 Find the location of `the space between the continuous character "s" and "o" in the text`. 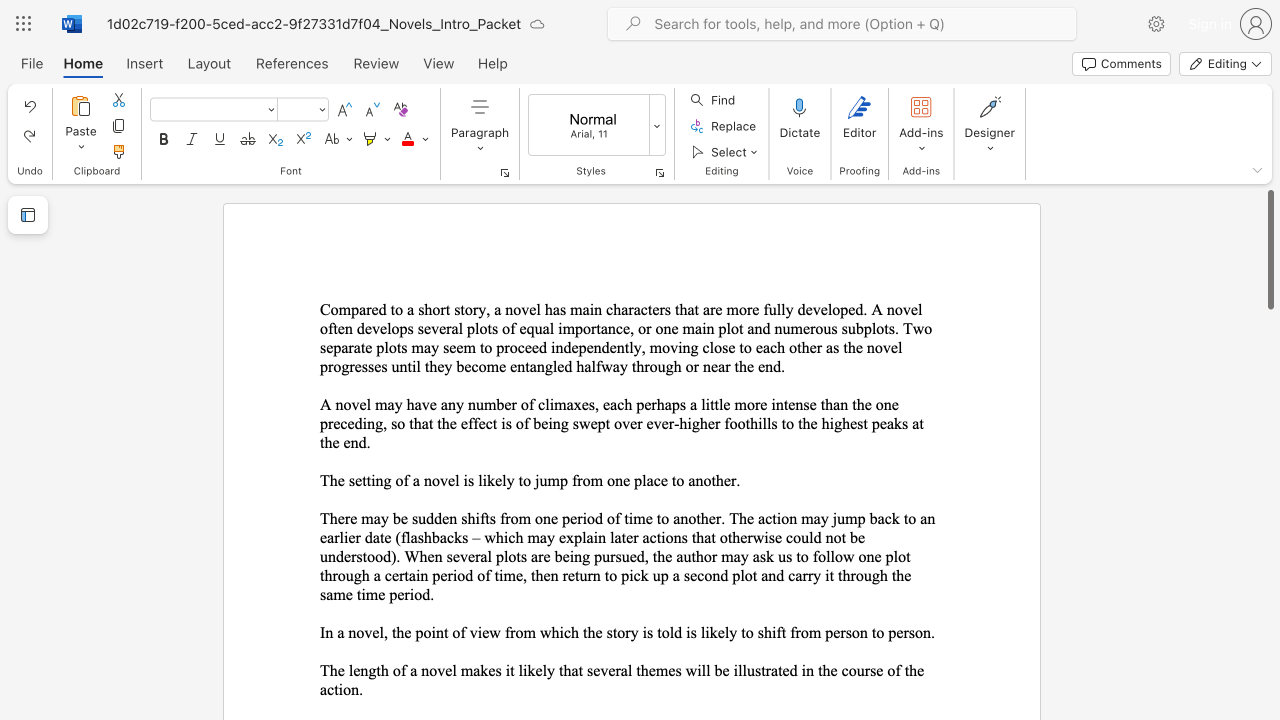

the space between the continuous character "s" and "o" in the text is located at coordinates (397, 422).